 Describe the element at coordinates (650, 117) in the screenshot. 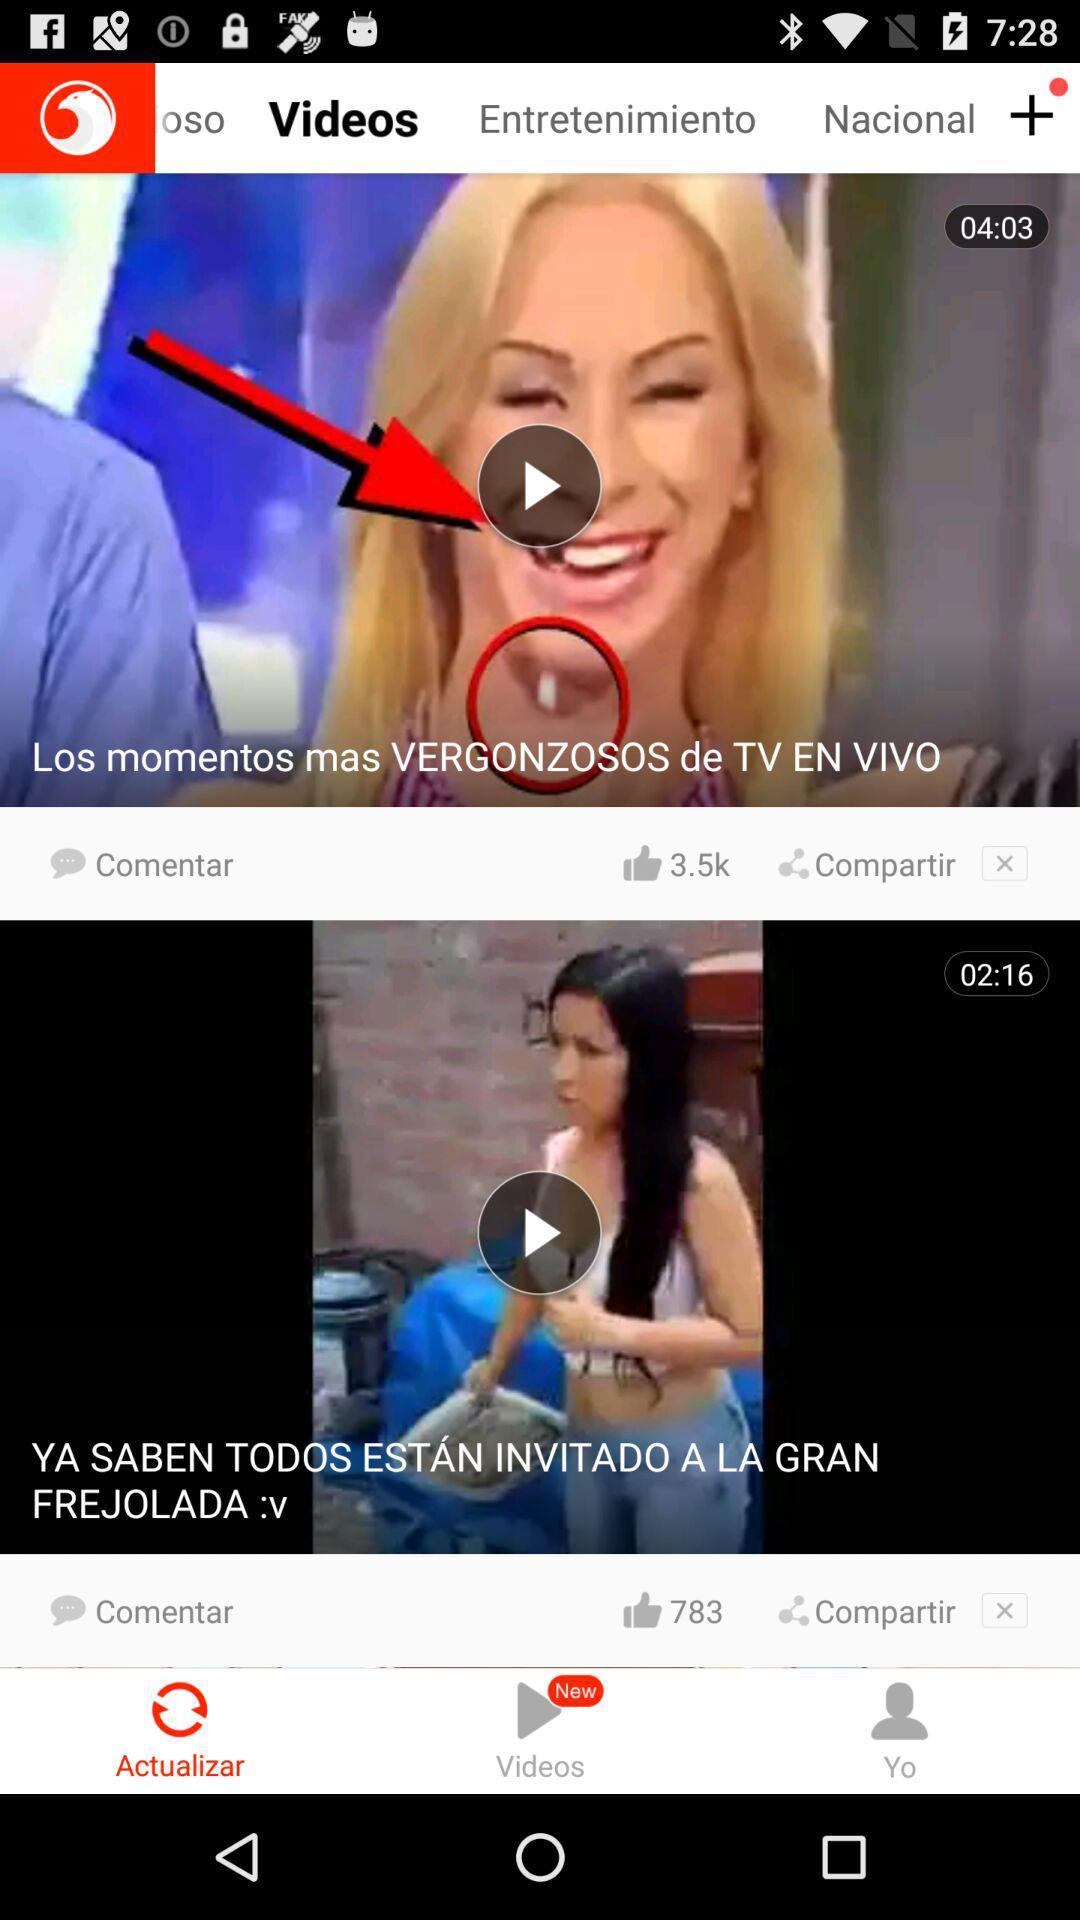

I see `icon to the right of gracioso icon` at that location.